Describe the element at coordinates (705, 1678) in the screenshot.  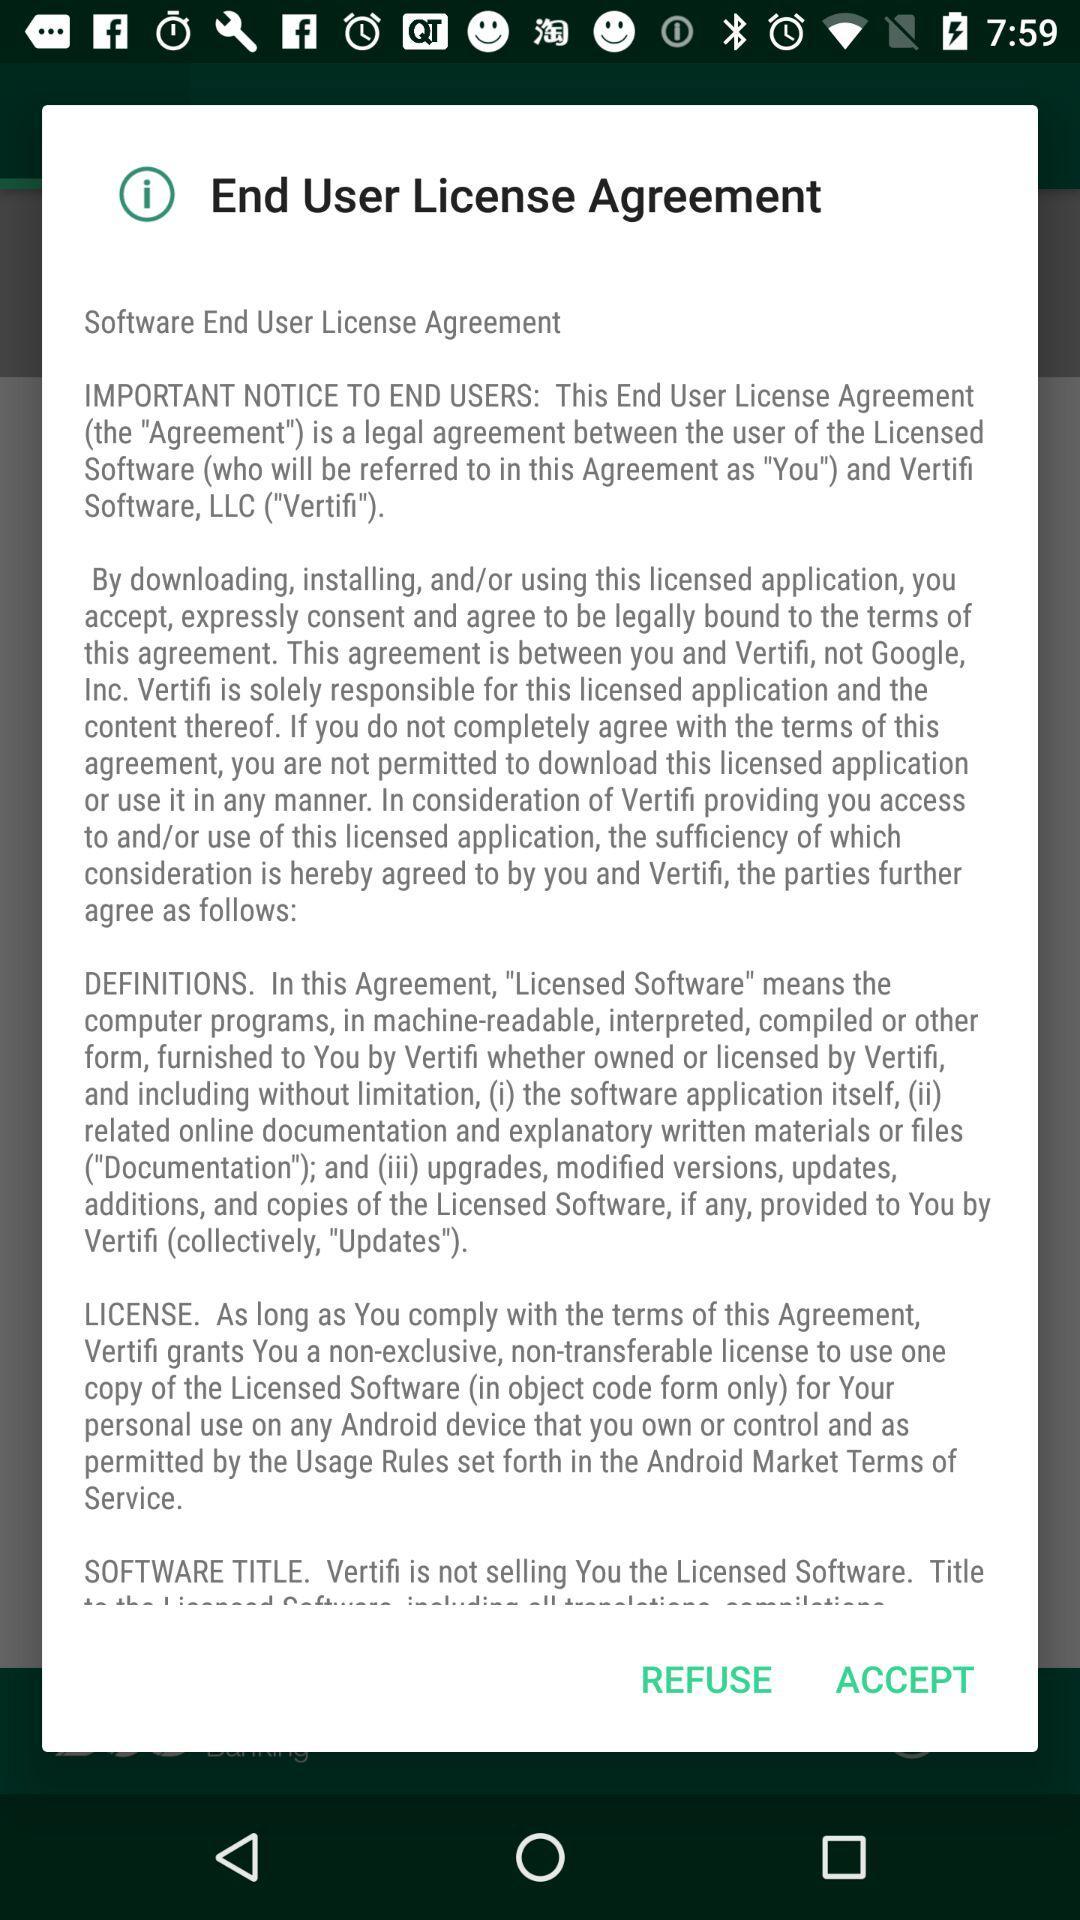
I see `the refuse at the bottom` at that location.